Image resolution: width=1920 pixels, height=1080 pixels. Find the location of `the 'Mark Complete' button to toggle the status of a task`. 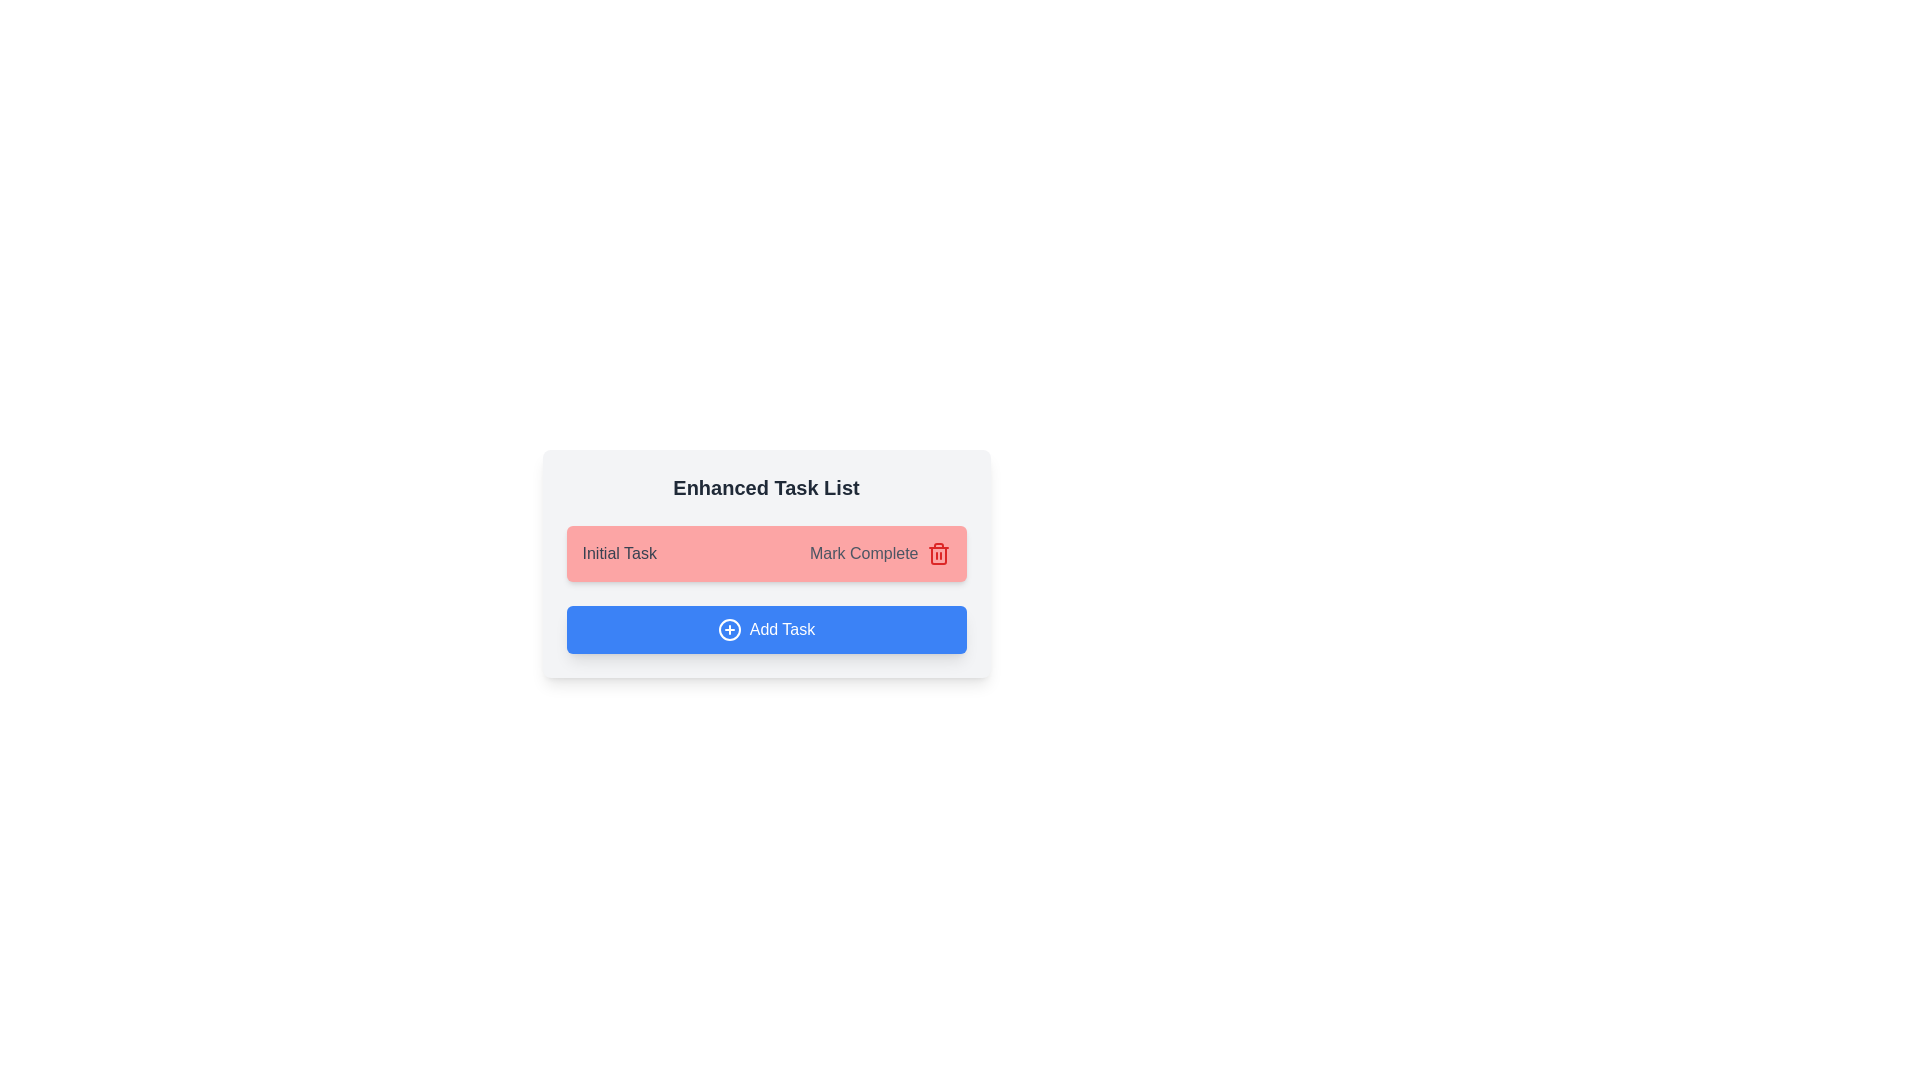

the 'Mark Complete' button to toggle the status of a task is located at coordinates (864, 554).